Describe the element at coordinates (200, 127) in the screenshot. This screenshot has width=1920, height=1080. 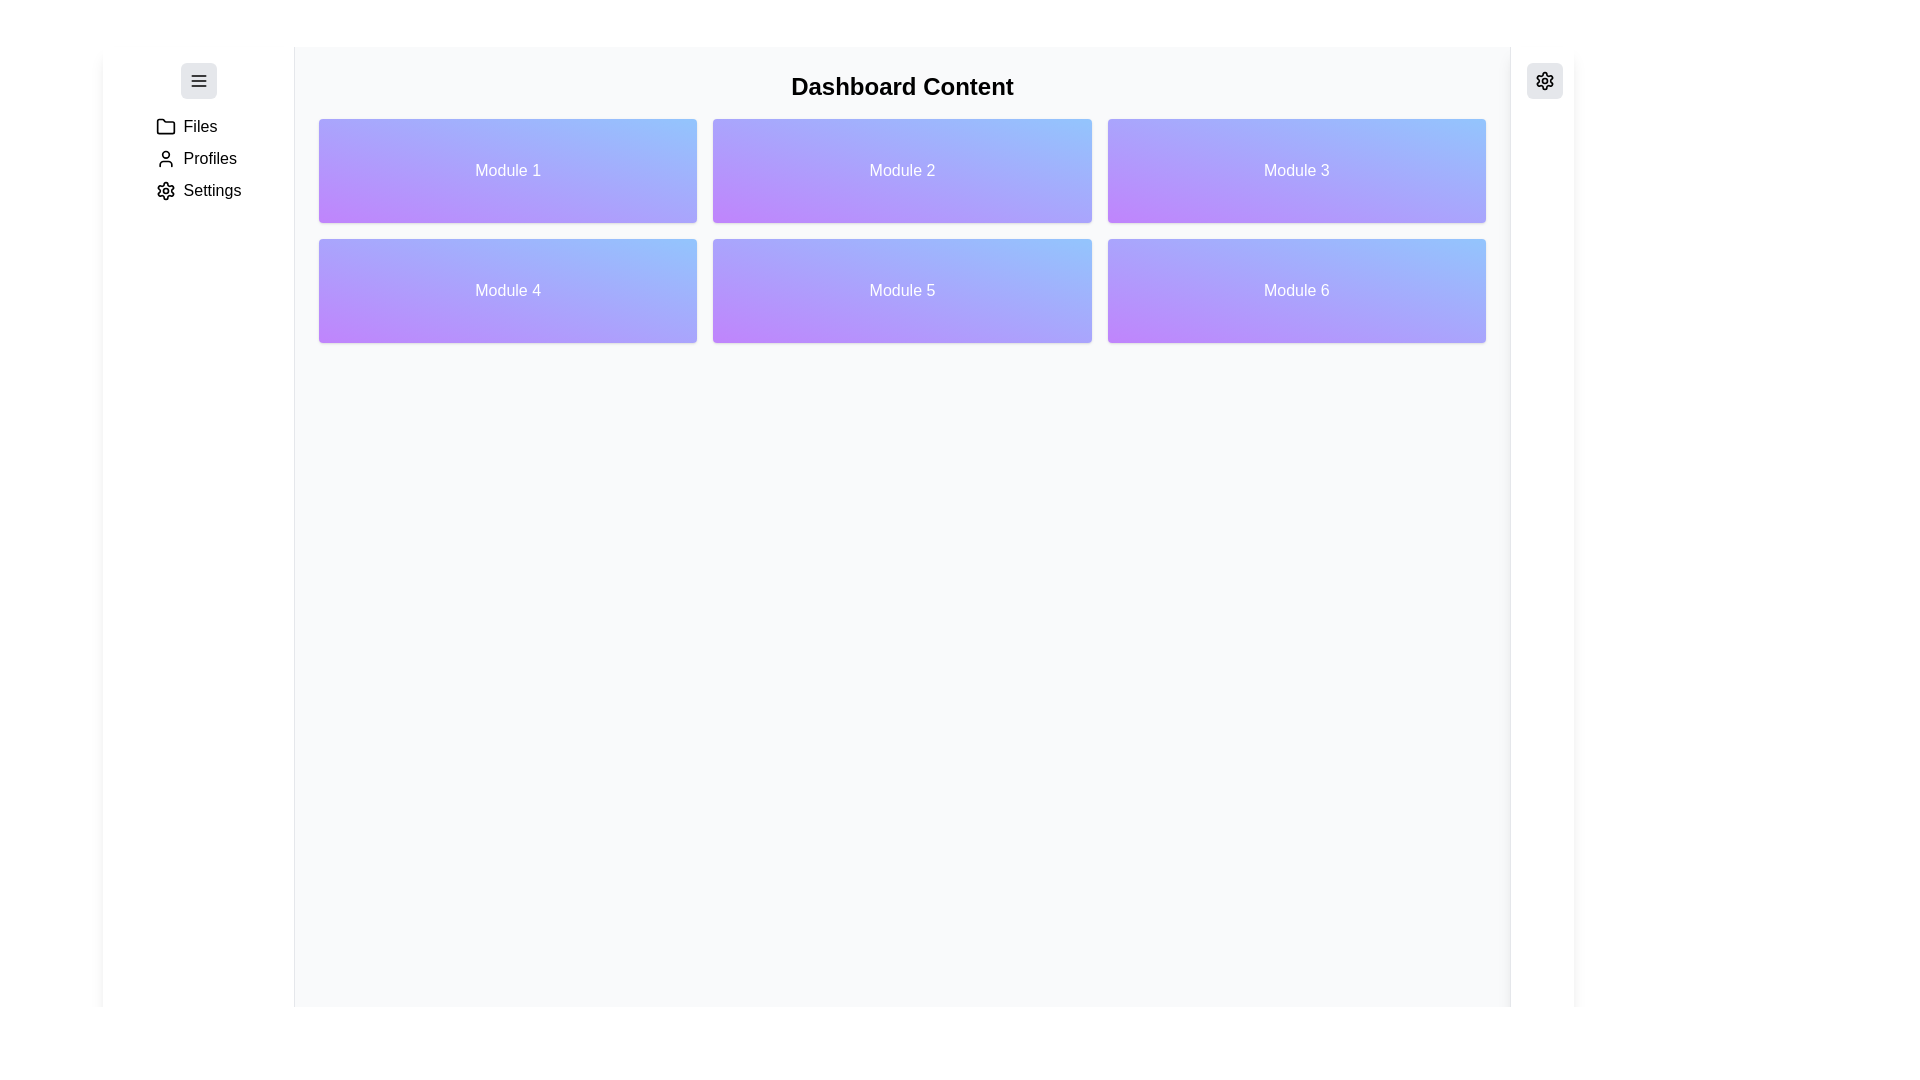
I see `text from the label that says 'Files', which is positioned to the right of a folder icon in the vertical menu` at that location.